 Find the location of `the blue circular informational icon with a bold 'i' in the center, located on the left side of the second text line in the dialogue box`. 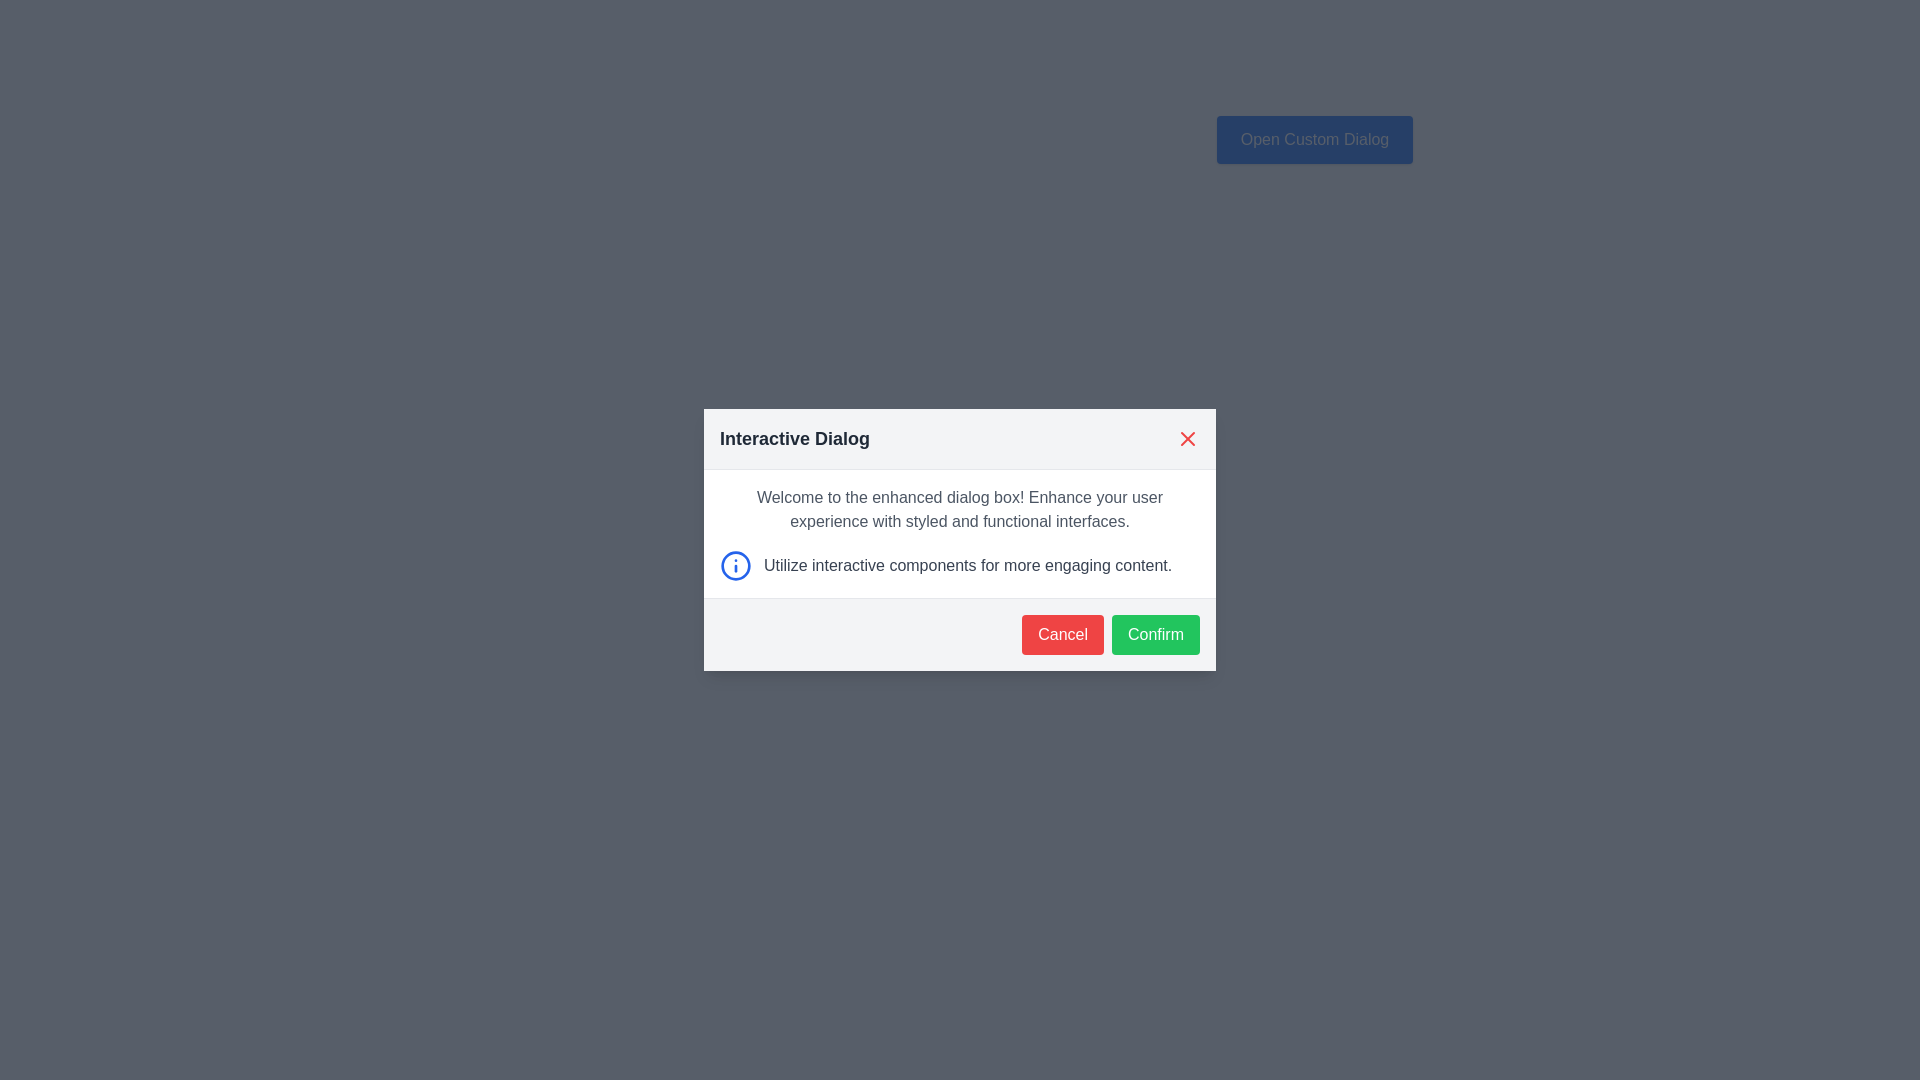

the blue circular informational icon with a bold 'i' in the center, located on the left side of the second text line in the dialogue box is located at coordinates (734, 566).